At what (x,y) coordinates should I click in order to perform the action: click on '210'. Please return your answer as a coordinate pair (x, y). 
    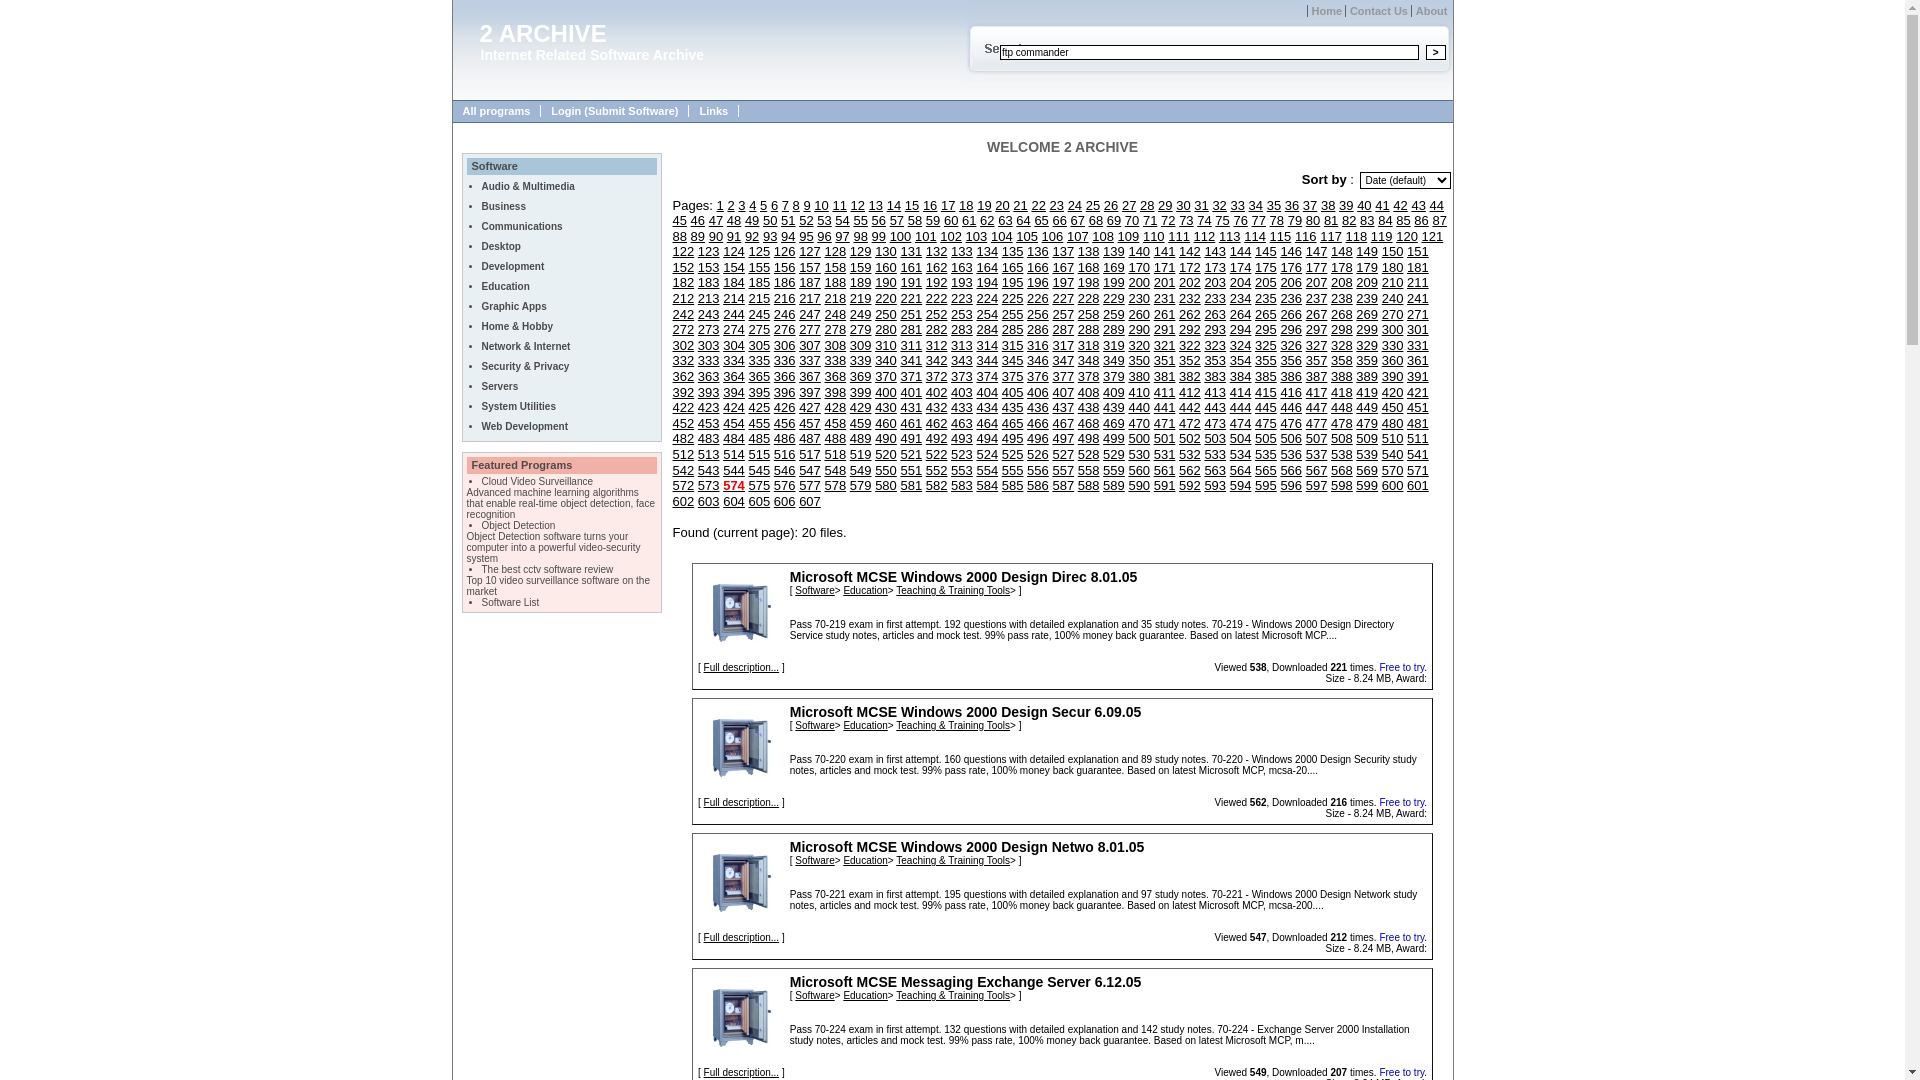
    Looking at the image, I should click on (1391, 282).